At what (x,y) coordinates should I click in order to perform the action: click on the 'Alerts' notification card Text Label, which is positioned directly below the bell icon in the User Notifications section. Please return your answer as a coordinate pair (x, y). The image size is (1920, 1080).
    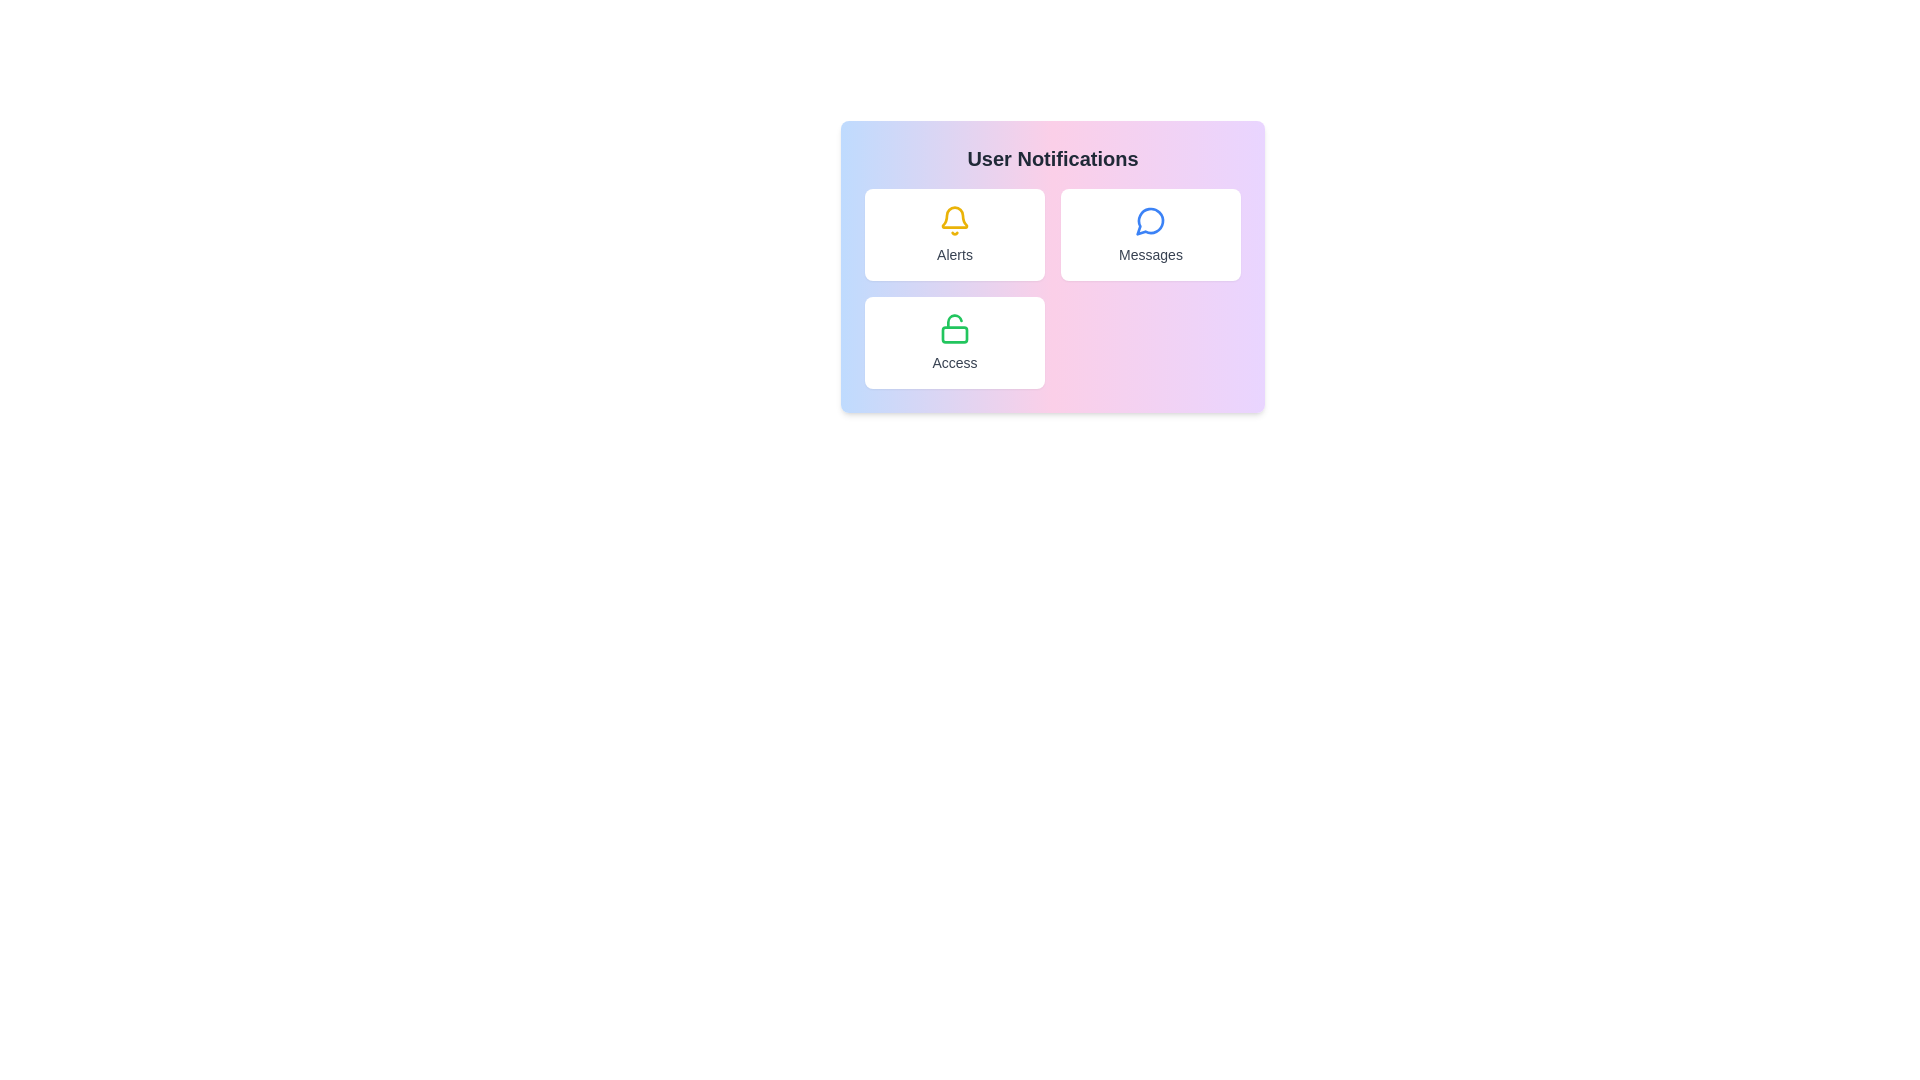
    Looking at the image, I should click on (954, 253).